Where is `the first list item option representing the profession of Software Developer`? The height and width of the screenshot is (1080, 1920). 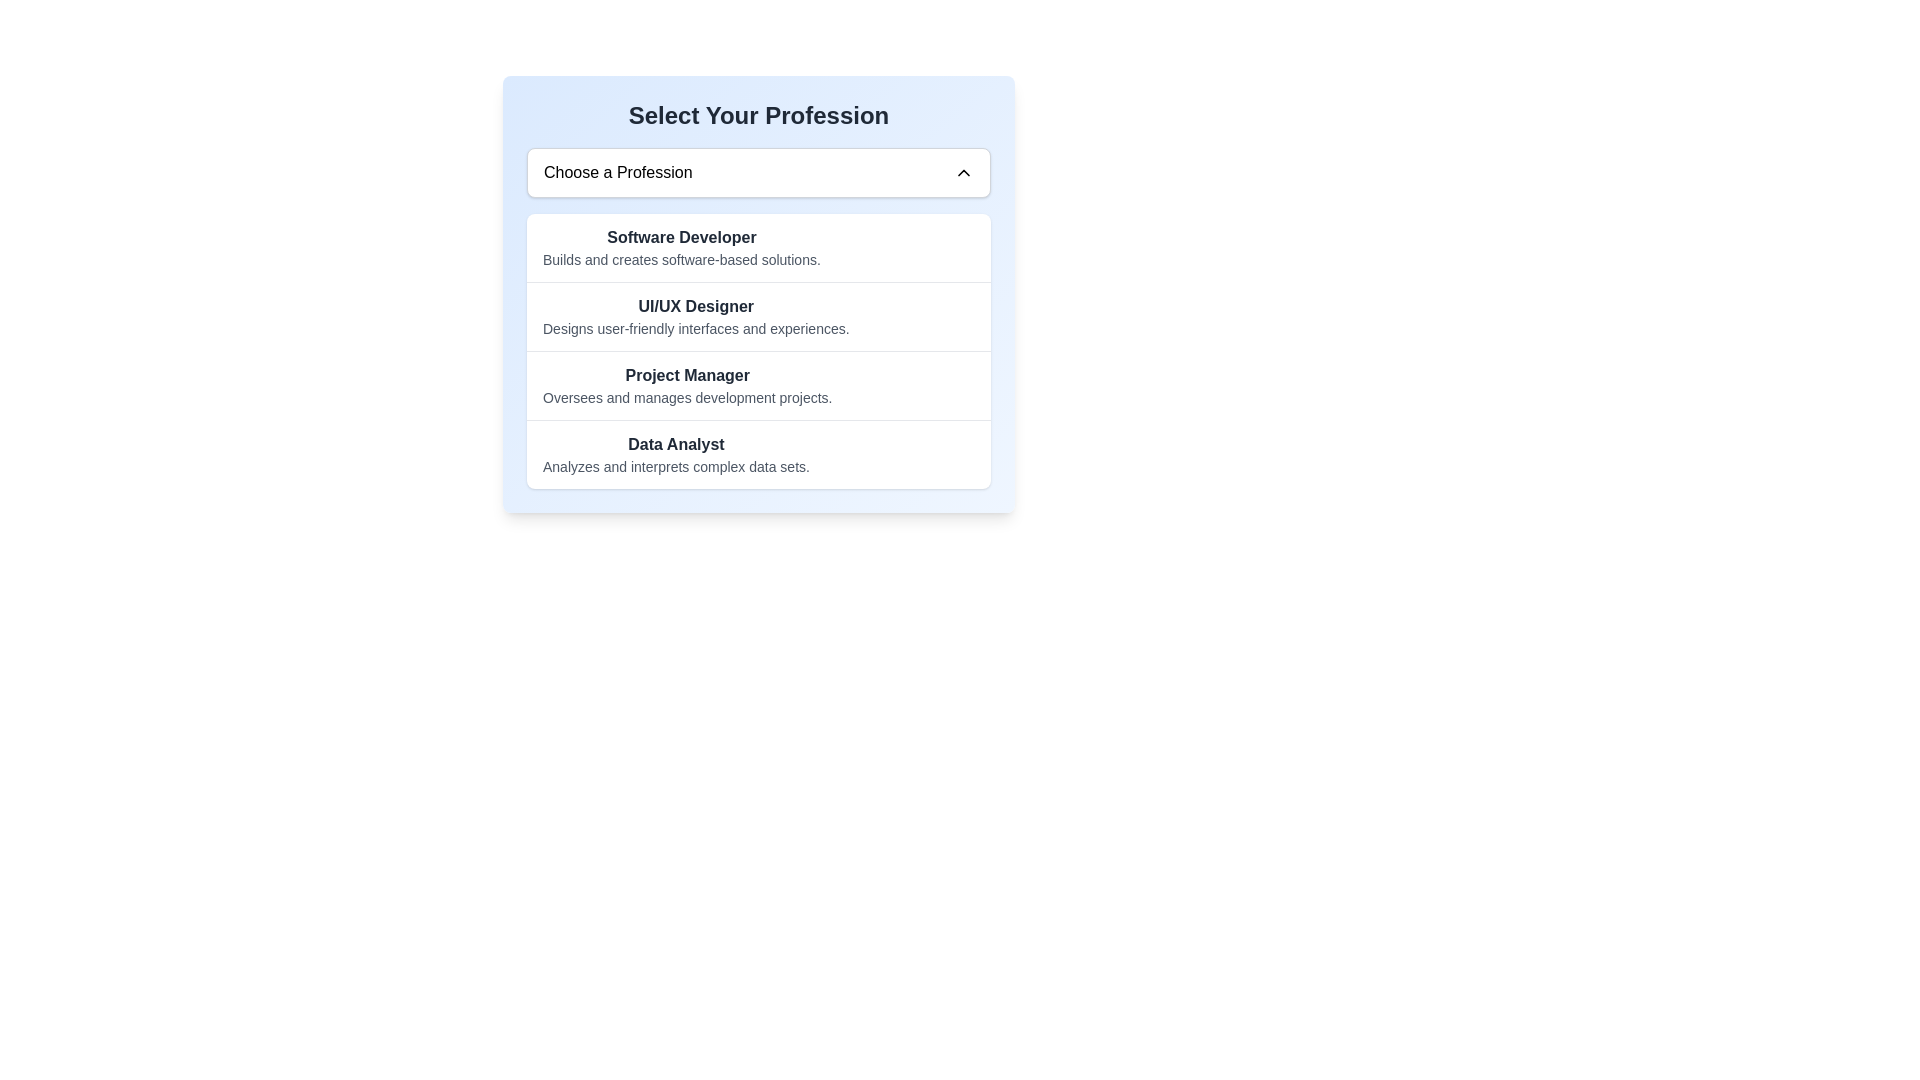
the first list item option representing the profession of Software Developer is located at coordinates (681, 246).